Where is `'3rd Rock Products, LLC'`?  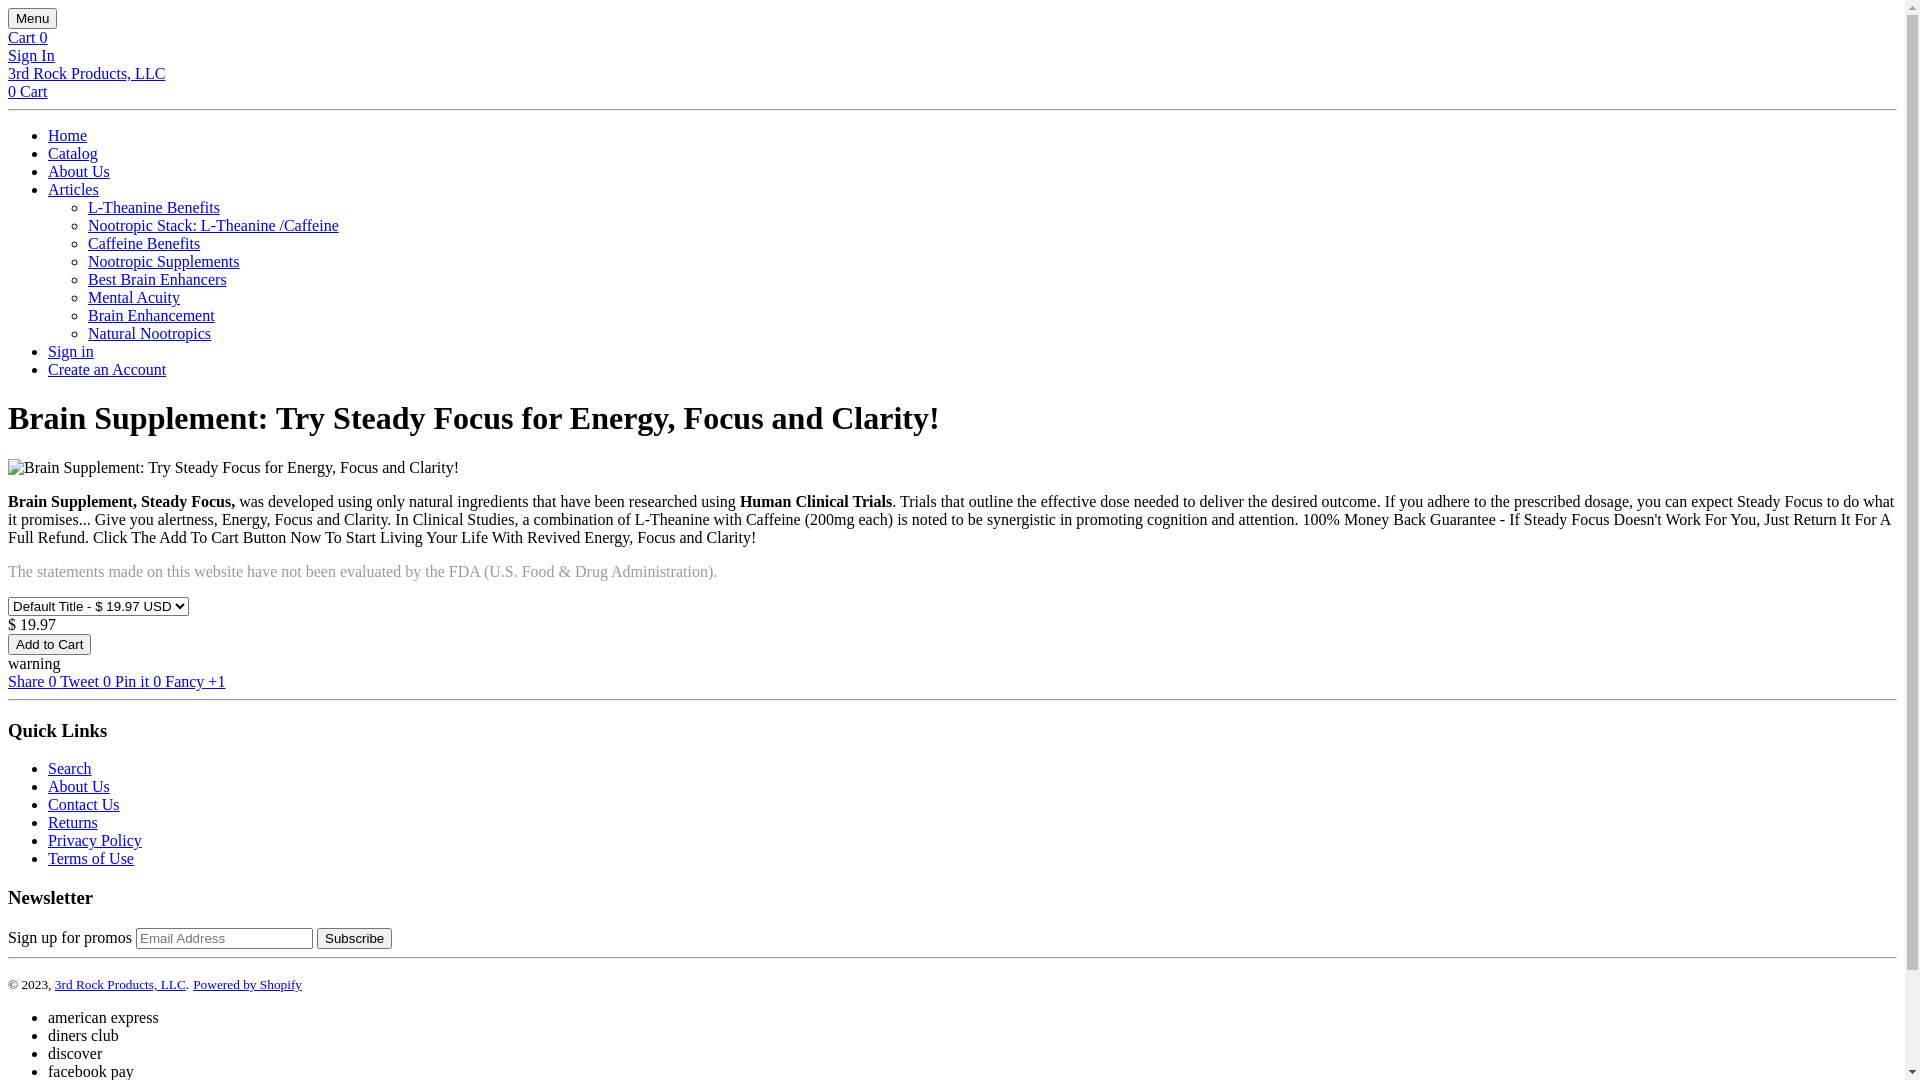 '3rd Rock Products, LLC' is located at coordinates (119, 983).